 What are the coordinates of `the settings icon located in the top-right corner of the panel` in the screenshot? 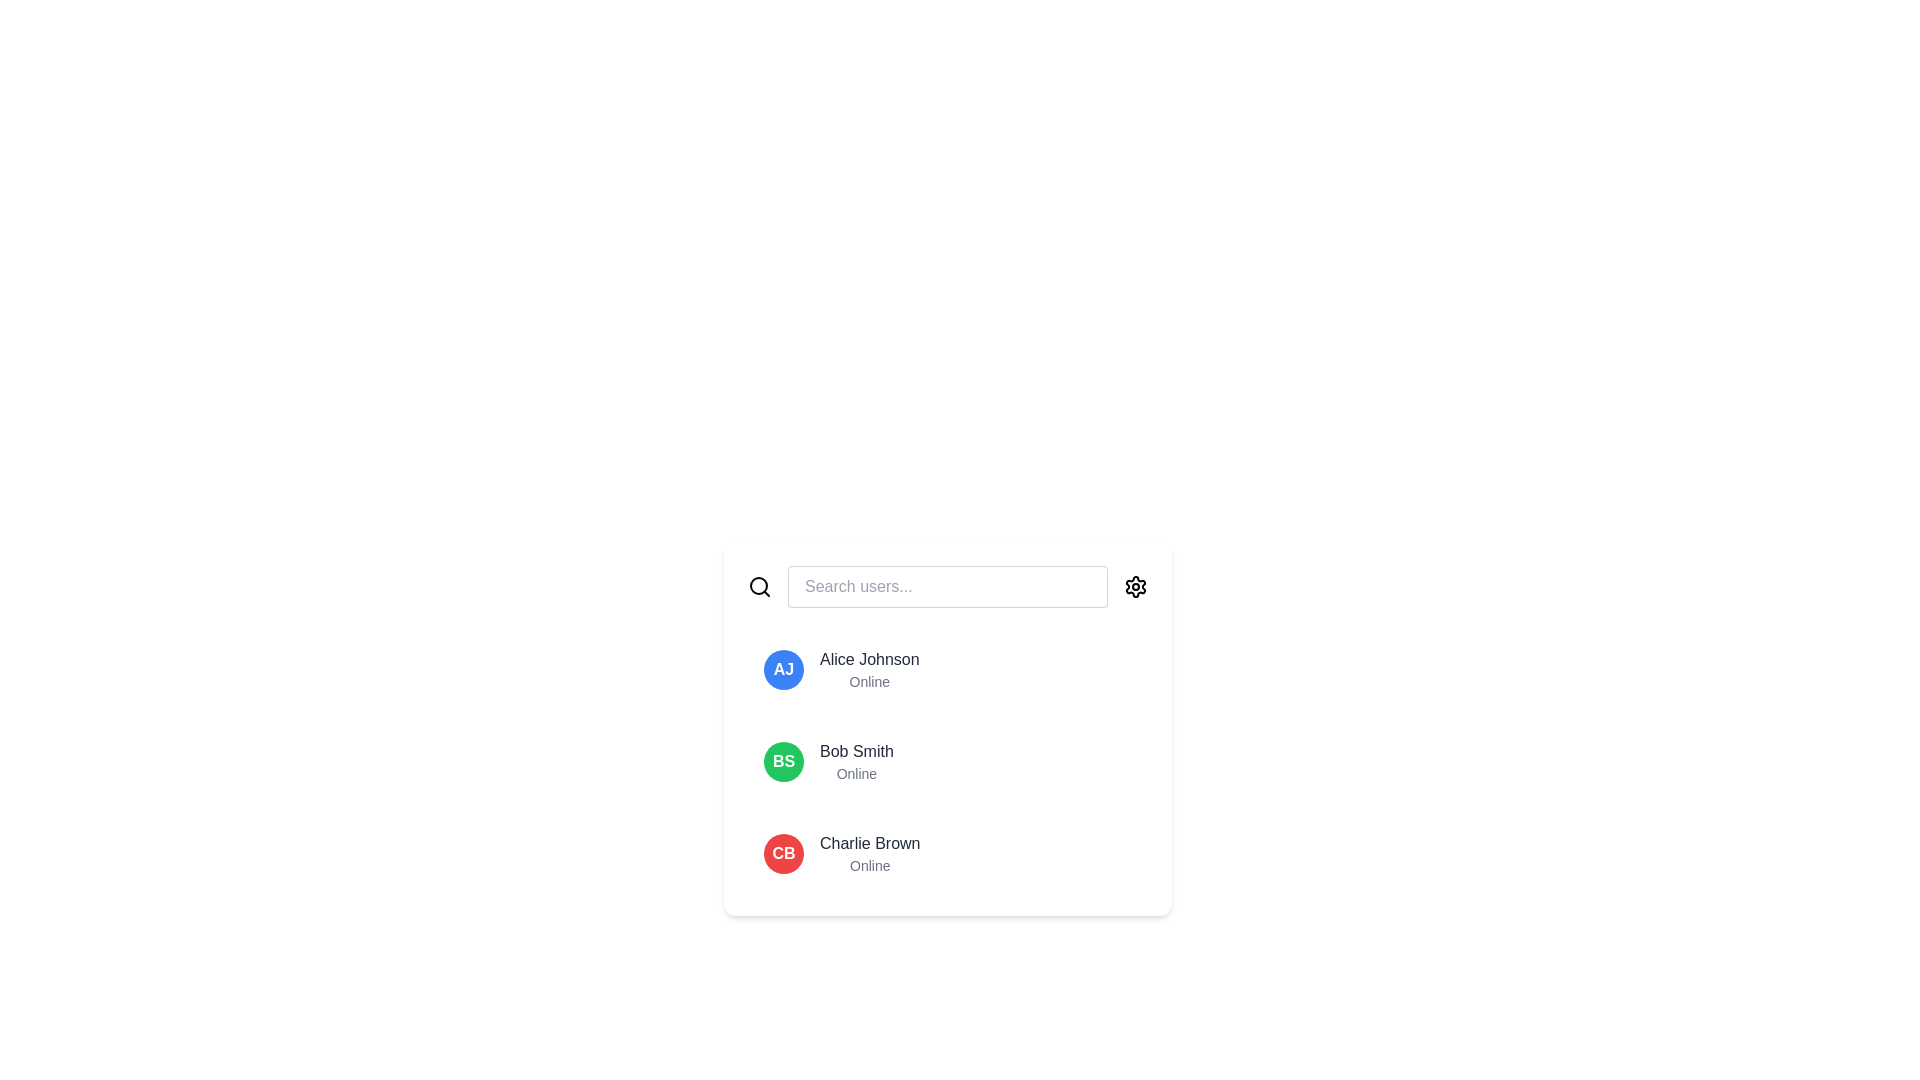 It's located at (1136, 585).